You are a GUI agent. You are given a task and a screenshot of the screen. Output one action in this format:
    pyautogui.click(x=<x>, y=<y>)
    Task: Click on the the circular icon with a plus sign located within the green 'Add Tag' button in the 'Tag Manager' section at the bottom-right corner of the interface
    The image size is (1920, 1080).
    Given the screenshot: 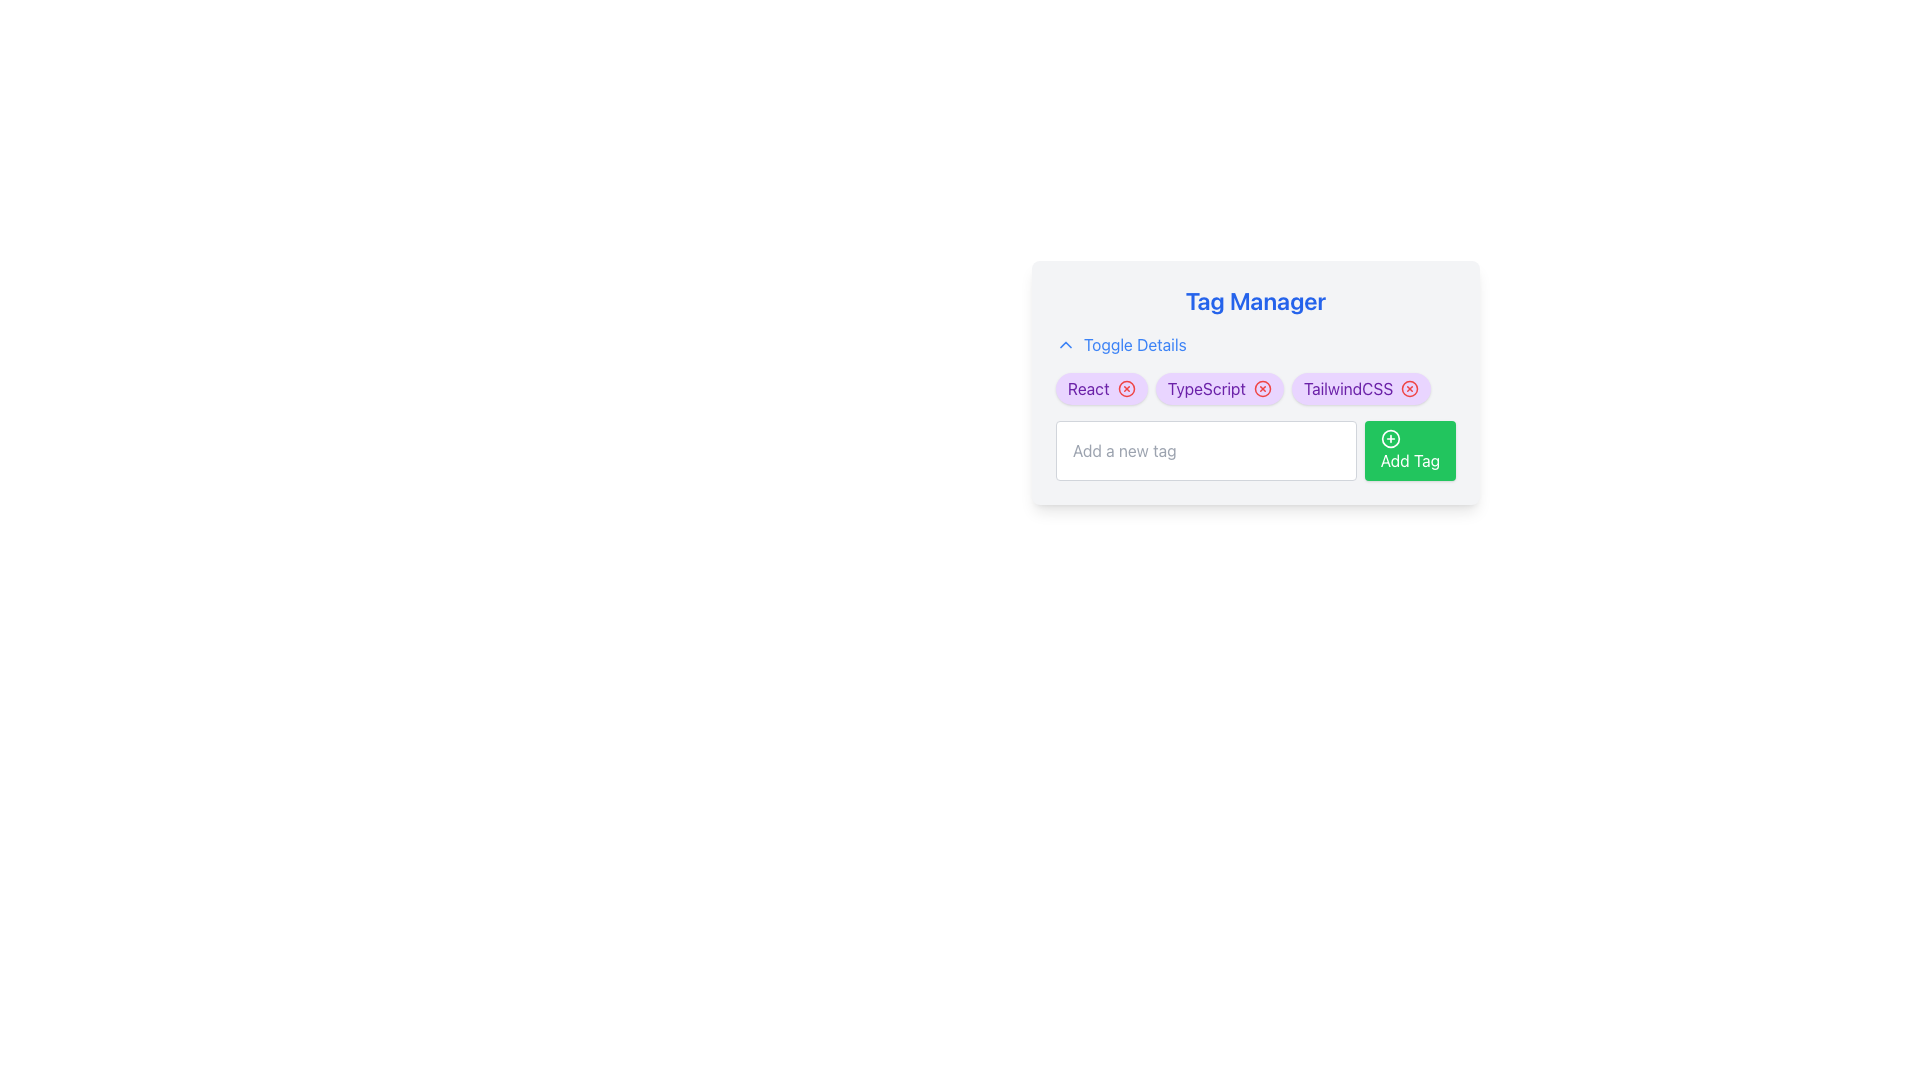 What is the action you would take?
    pyautogui.click(x=1389, y=438)
    